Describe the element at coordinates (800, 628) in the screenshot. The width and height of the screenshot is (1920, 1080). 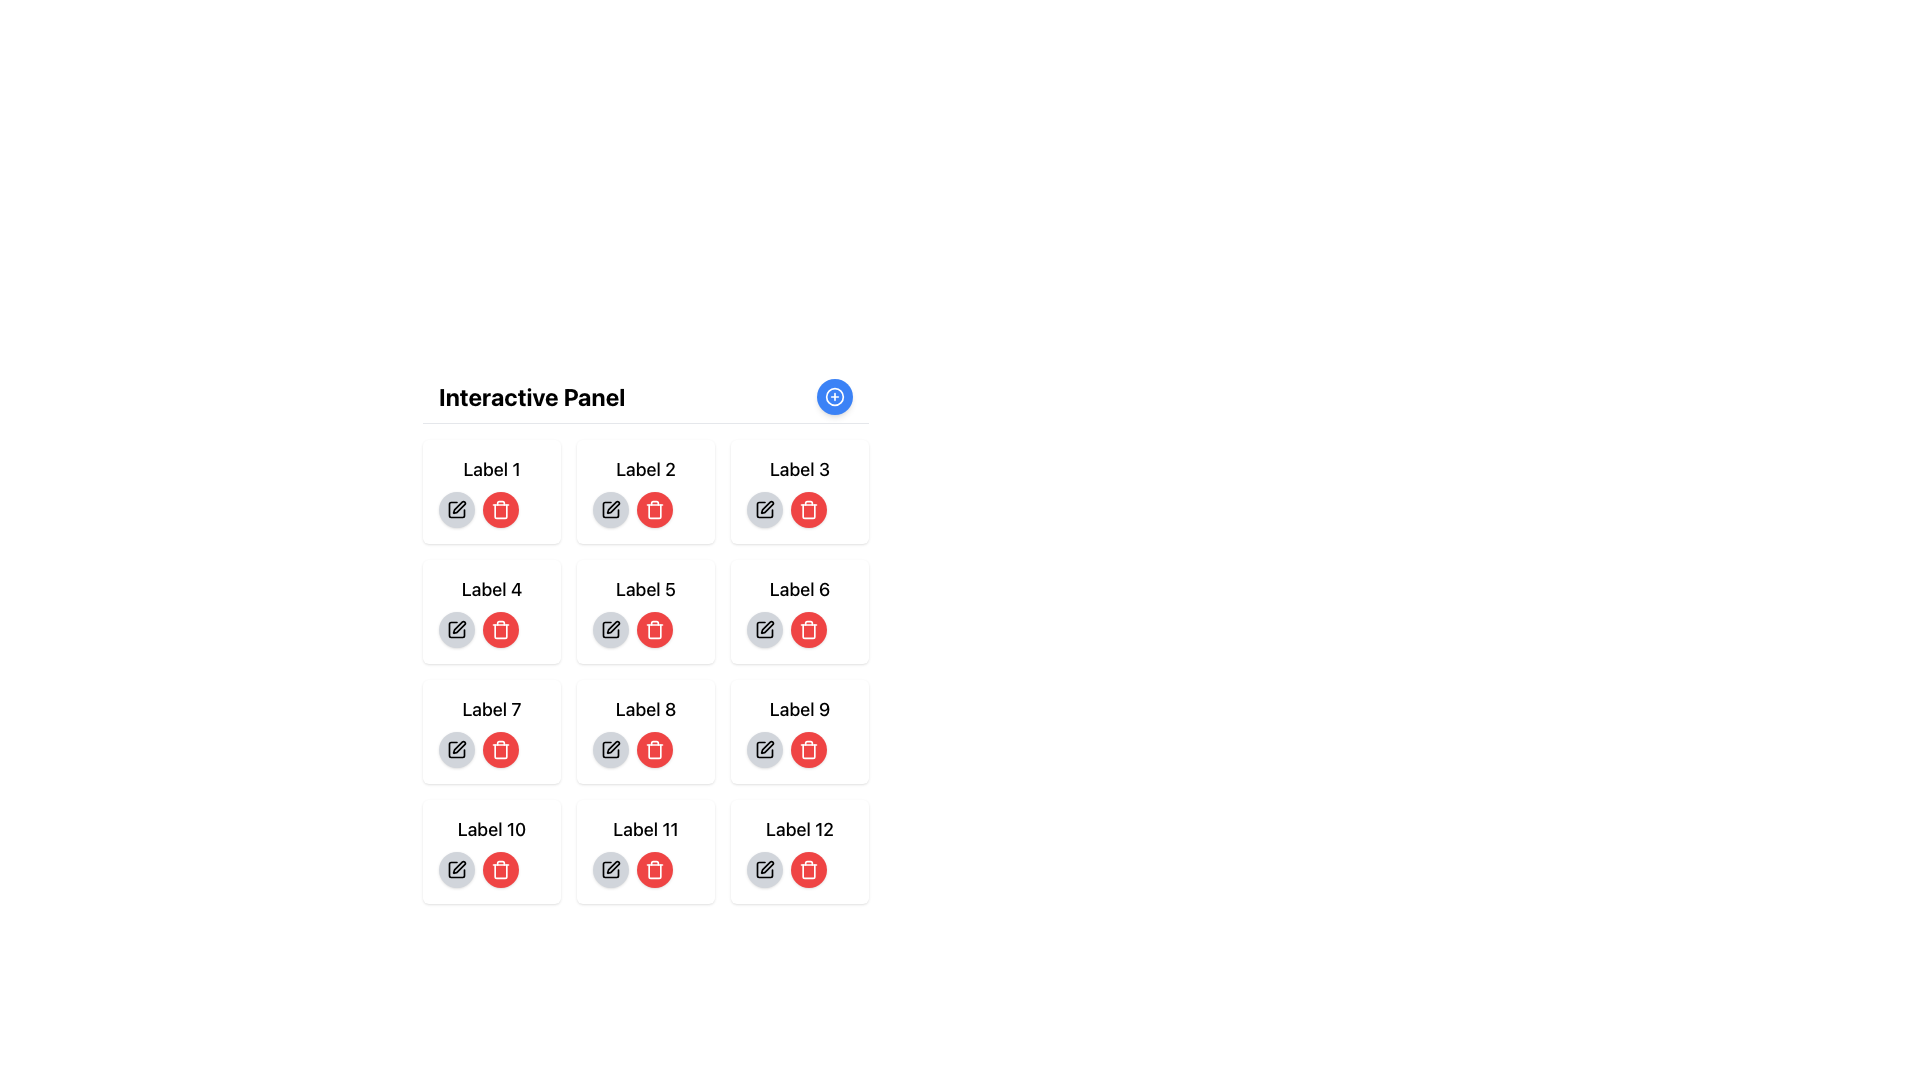
I see `the circular red button with a white trash icon, labeled 'Label 6'` at that location.